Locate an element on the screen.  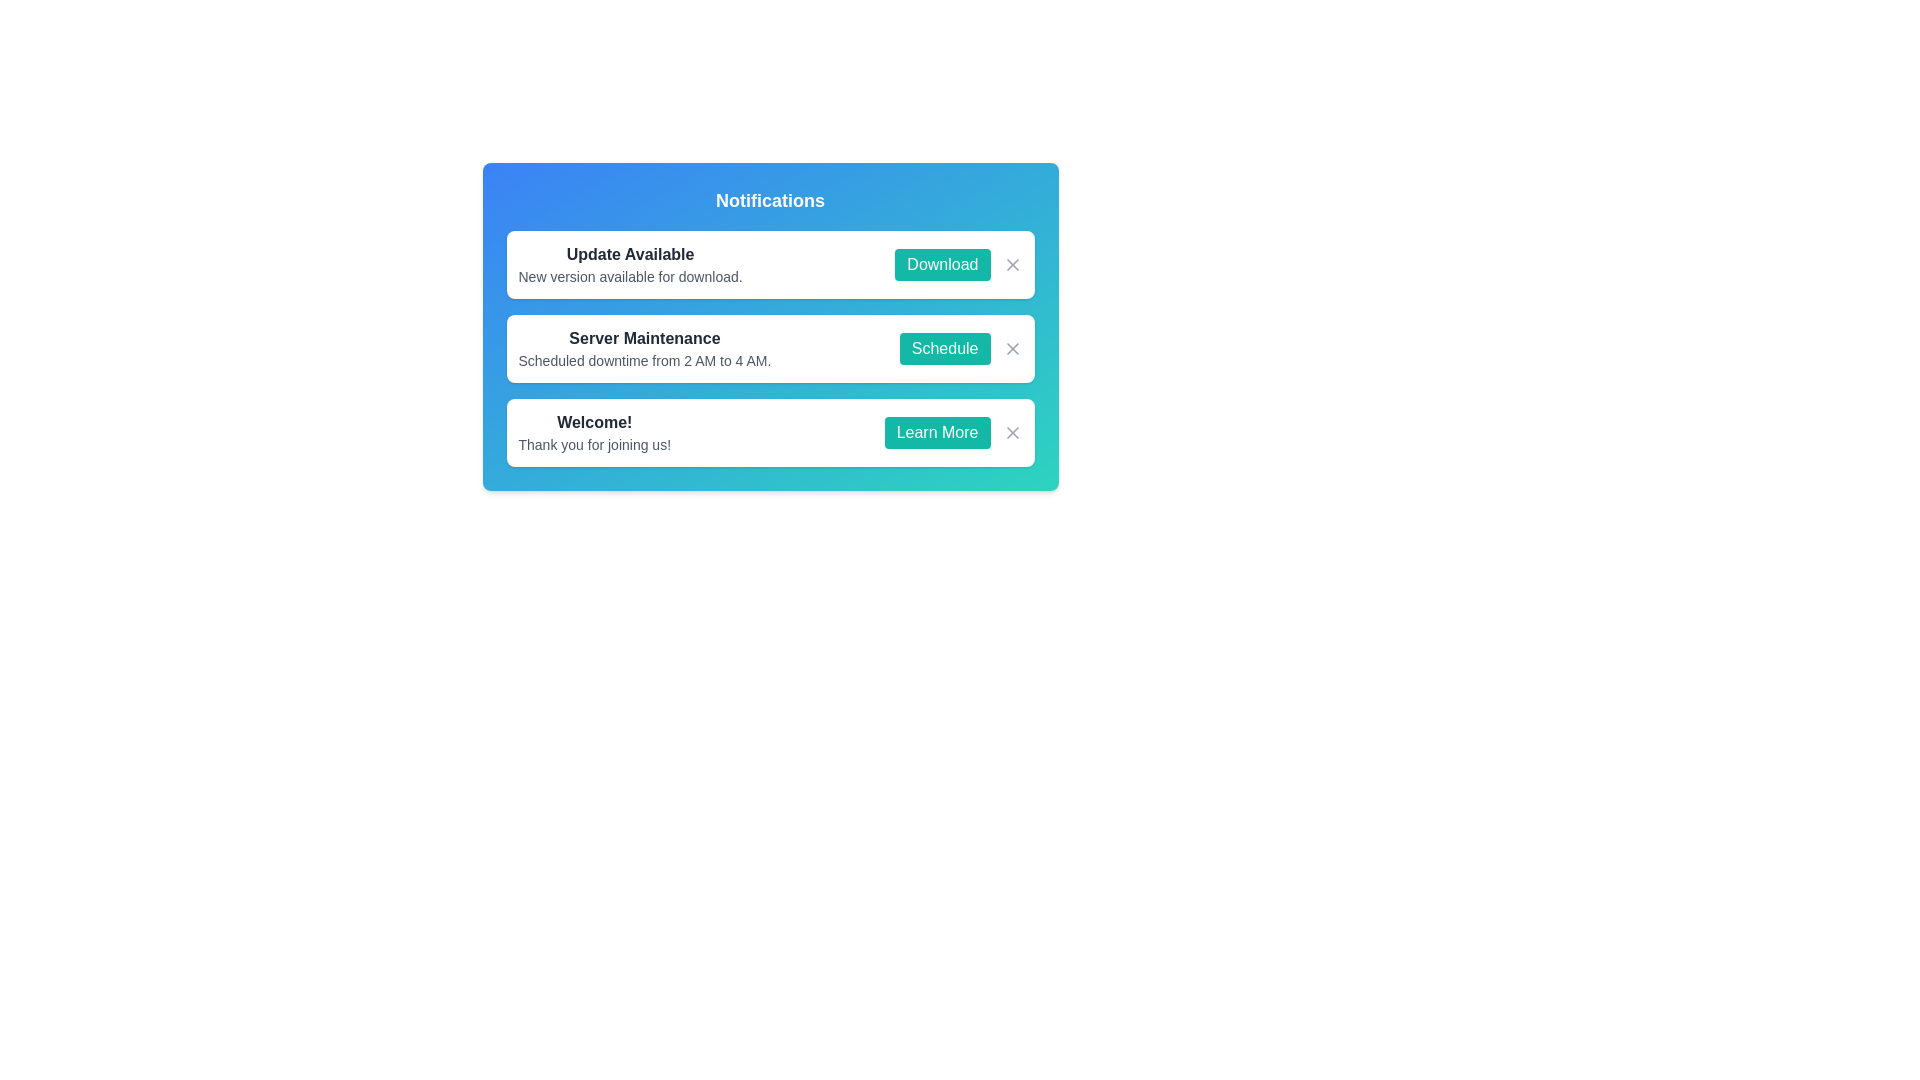
the notification titled 'Server Maintenance' is located at coordinates (644, 347).